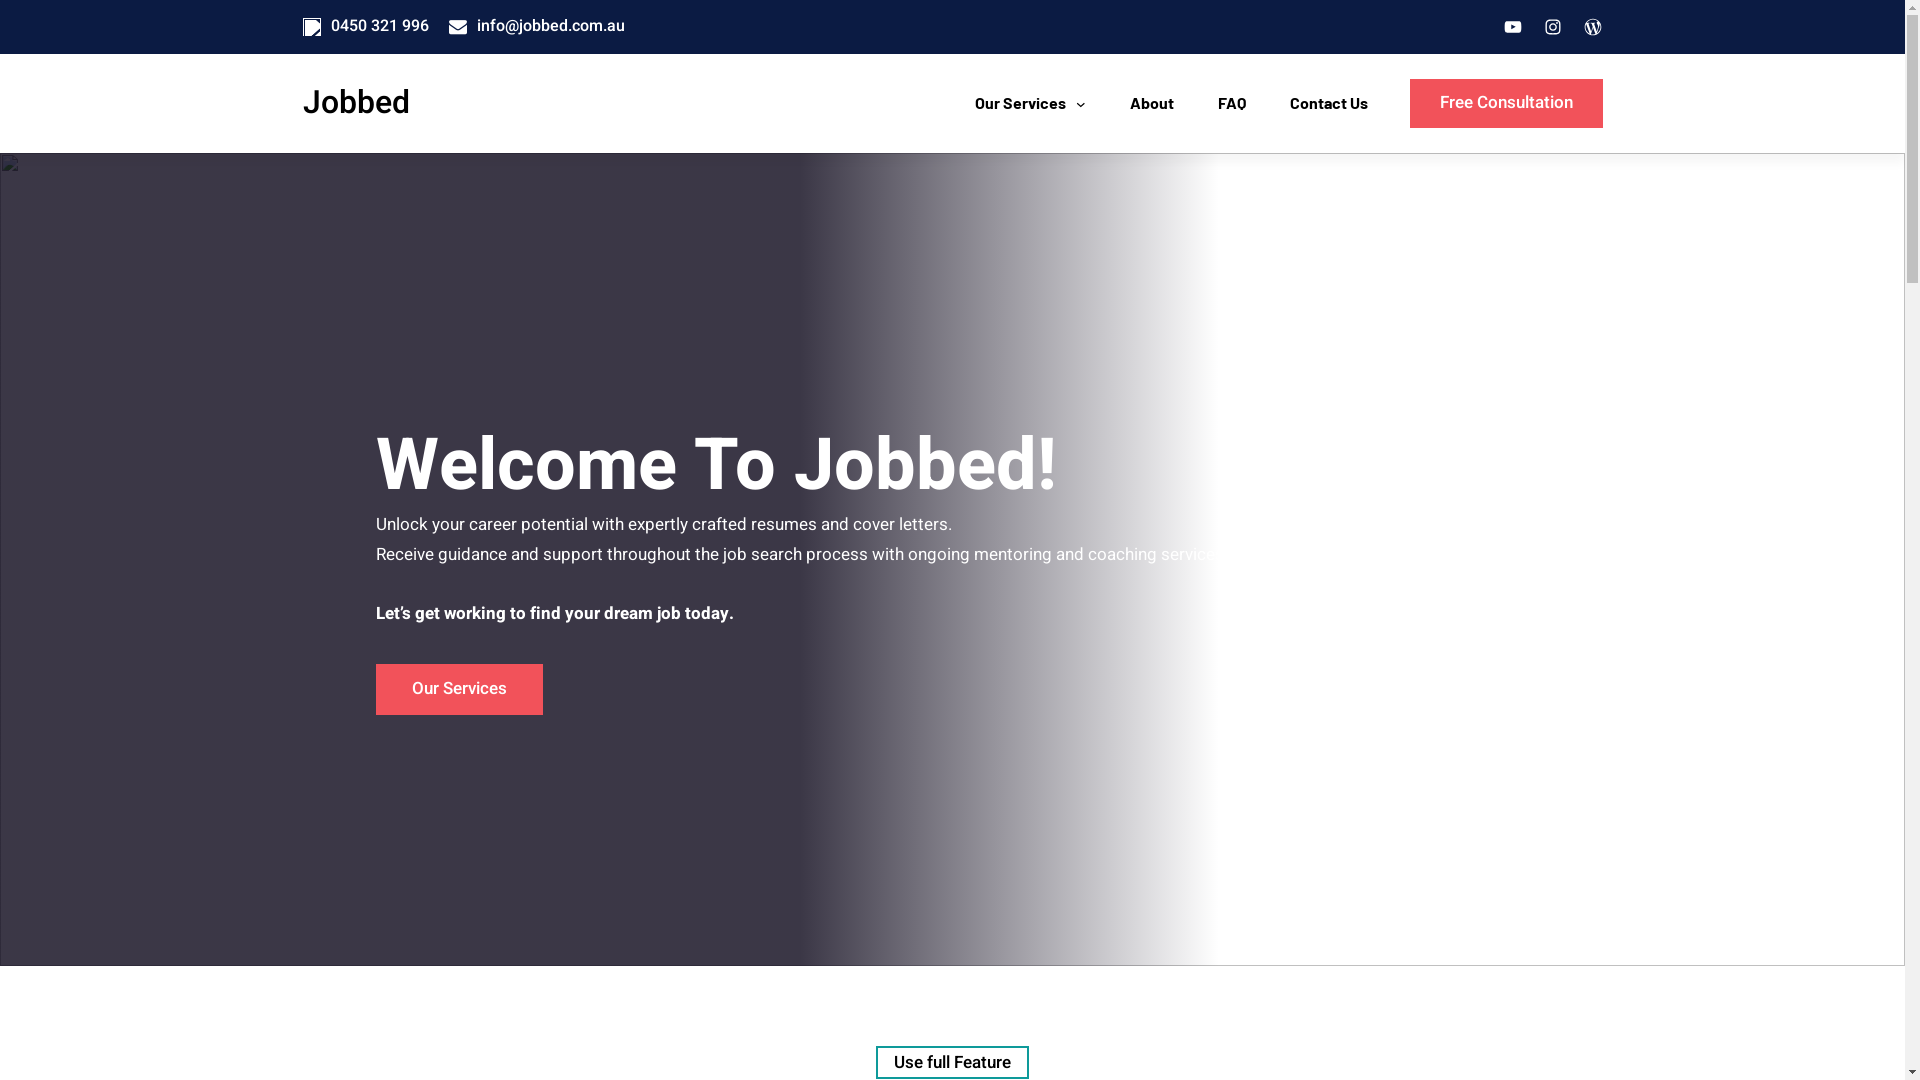  Describe the element at coordinates (1152, 103) in the screenshot. I see `'About'` at that location.